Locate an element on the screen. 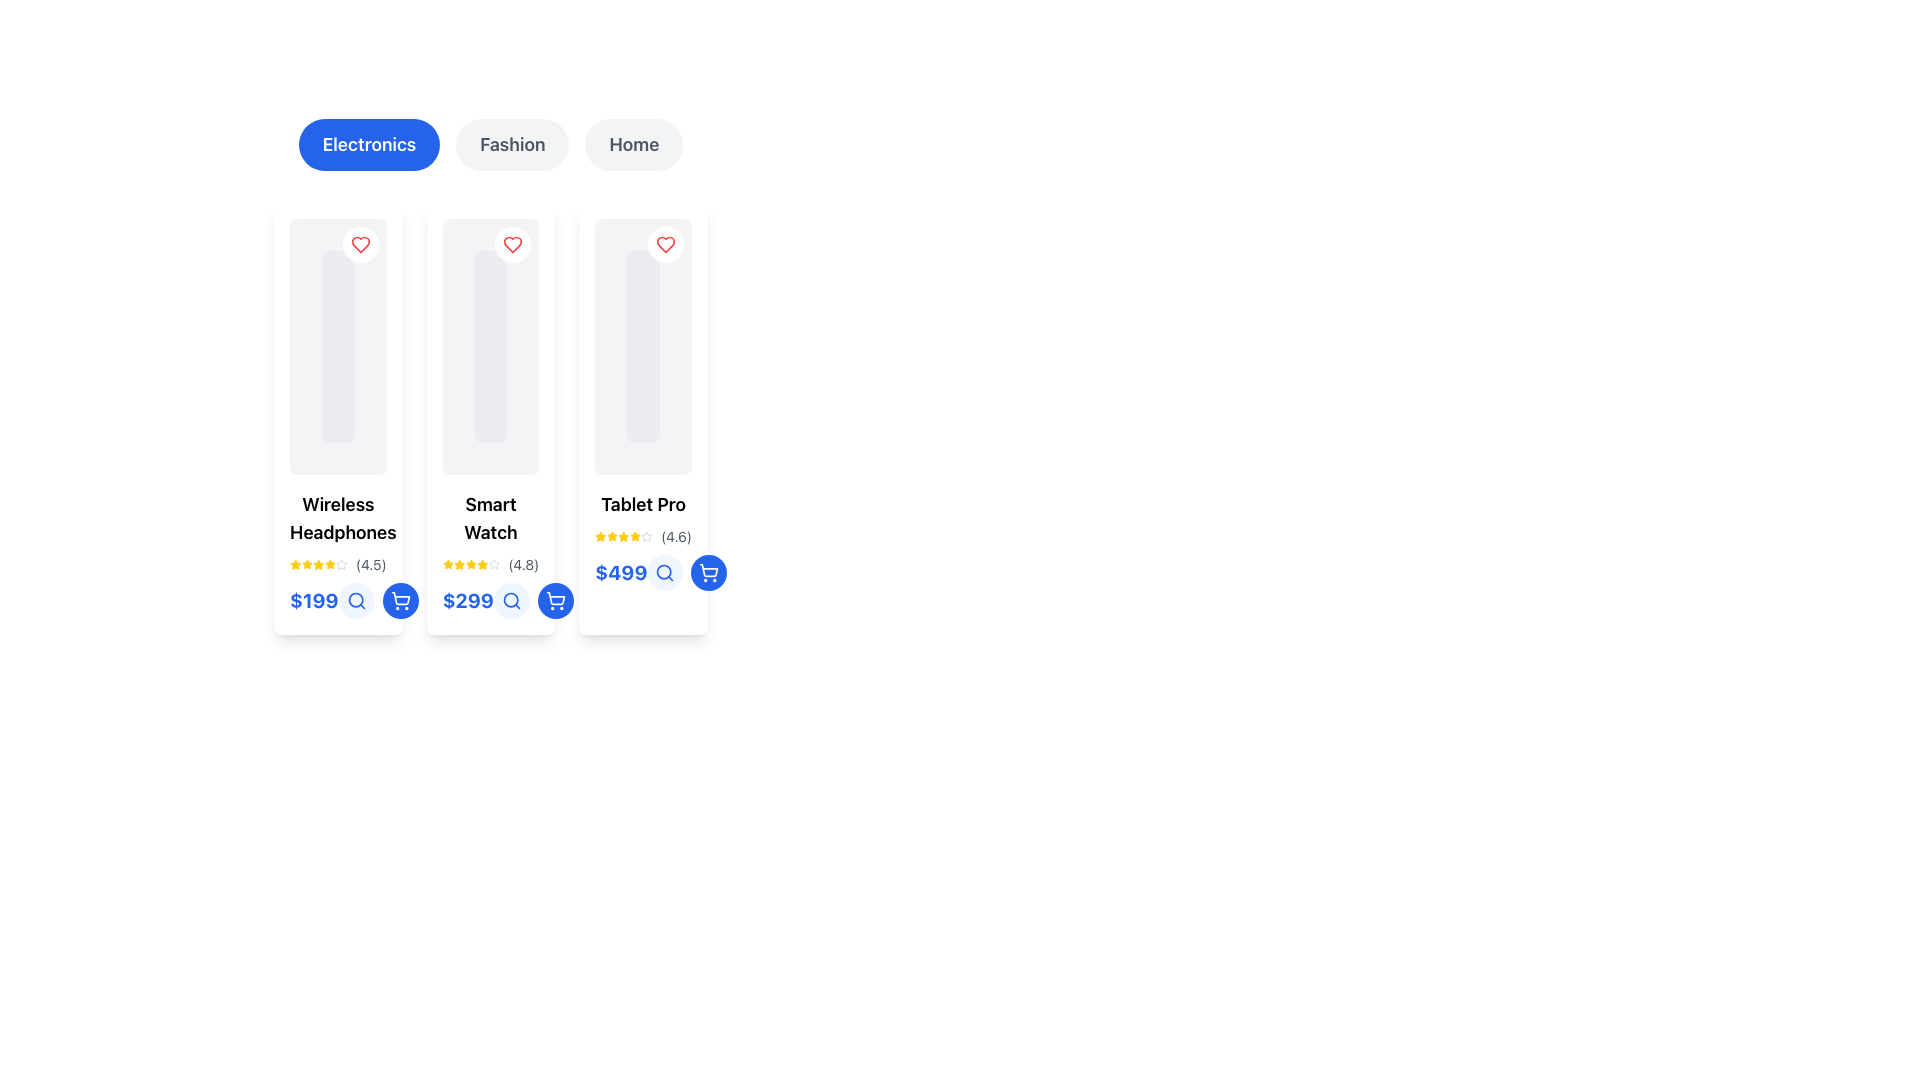 The height and width of the screenshot is (1080, 1920). the gray rounded background block at the top-center of the product card displaying 'Wireless Headphones' is located at coordinates (338, 346).